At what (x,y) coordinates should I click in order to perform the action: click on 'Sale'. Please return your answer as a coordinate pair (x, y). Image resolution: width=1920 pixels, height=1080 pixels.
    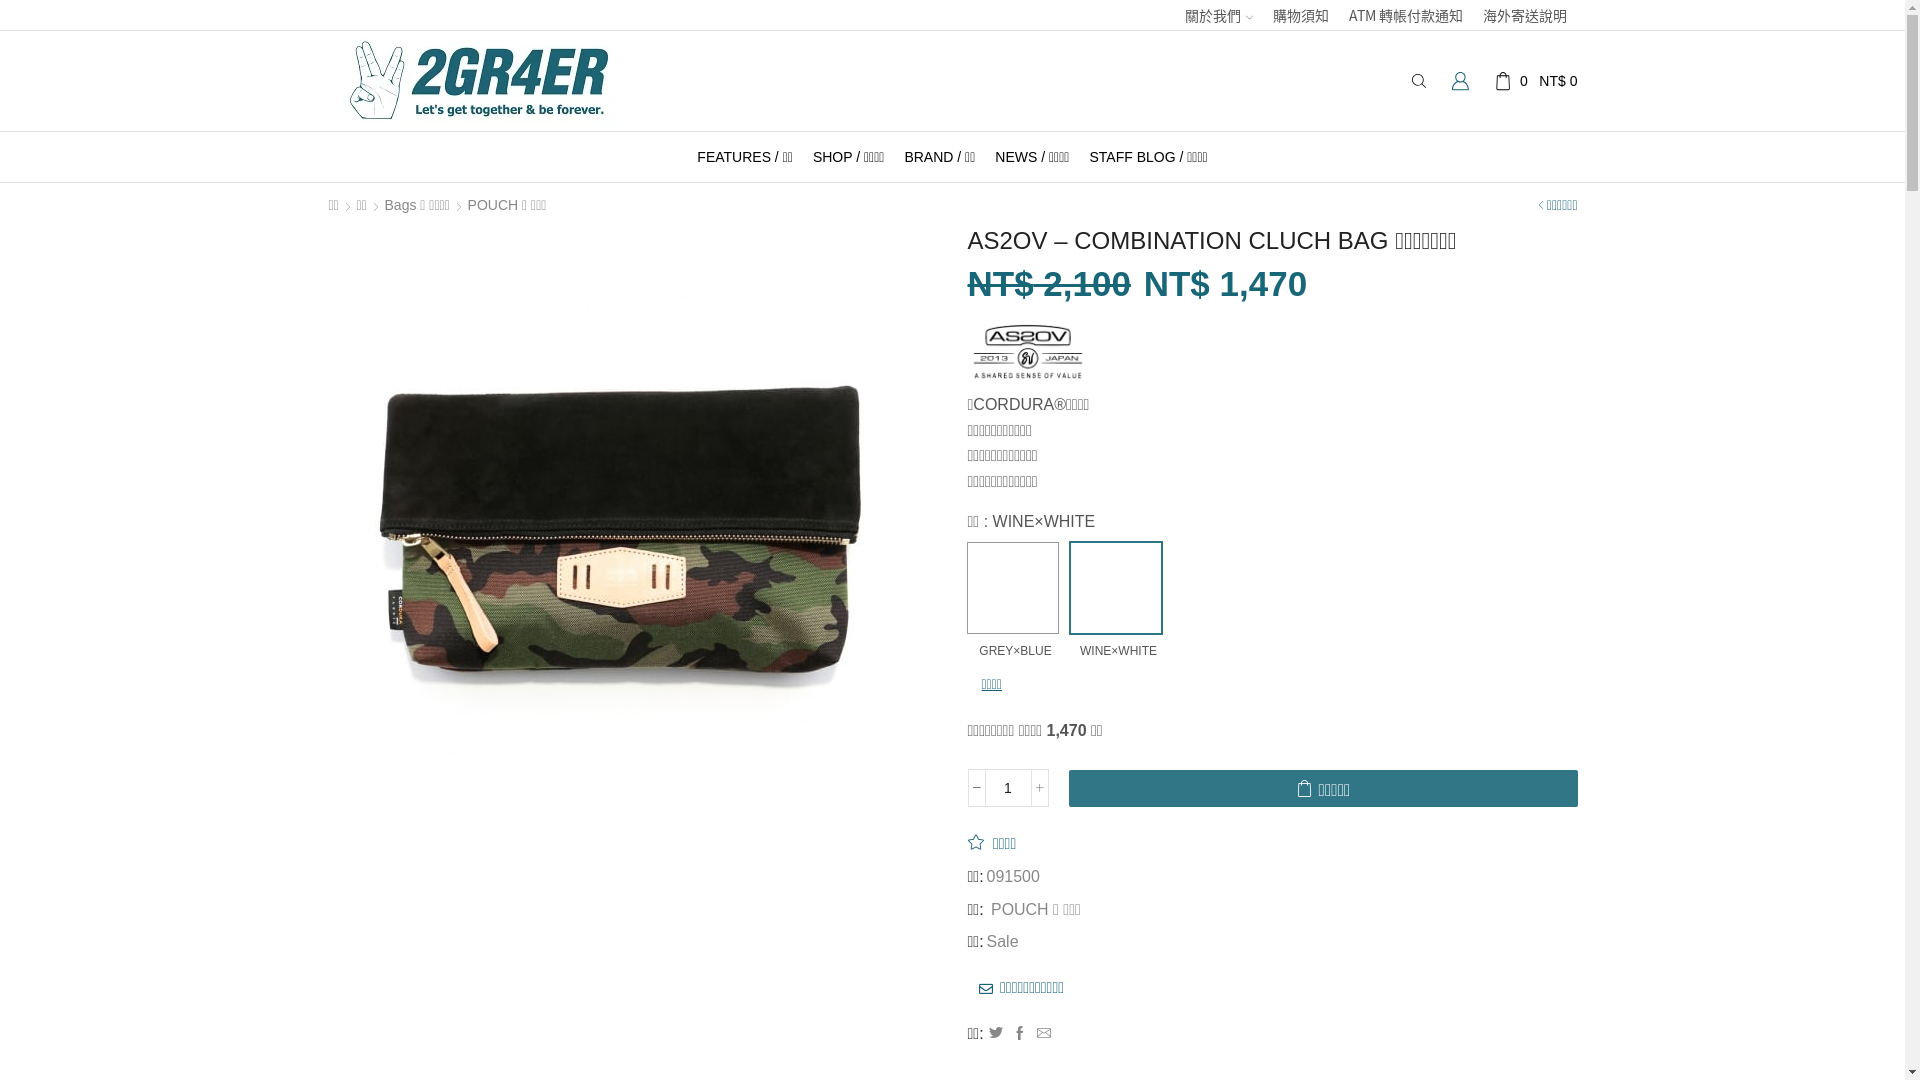
    Looking at the image, I should click on (1001, 942).